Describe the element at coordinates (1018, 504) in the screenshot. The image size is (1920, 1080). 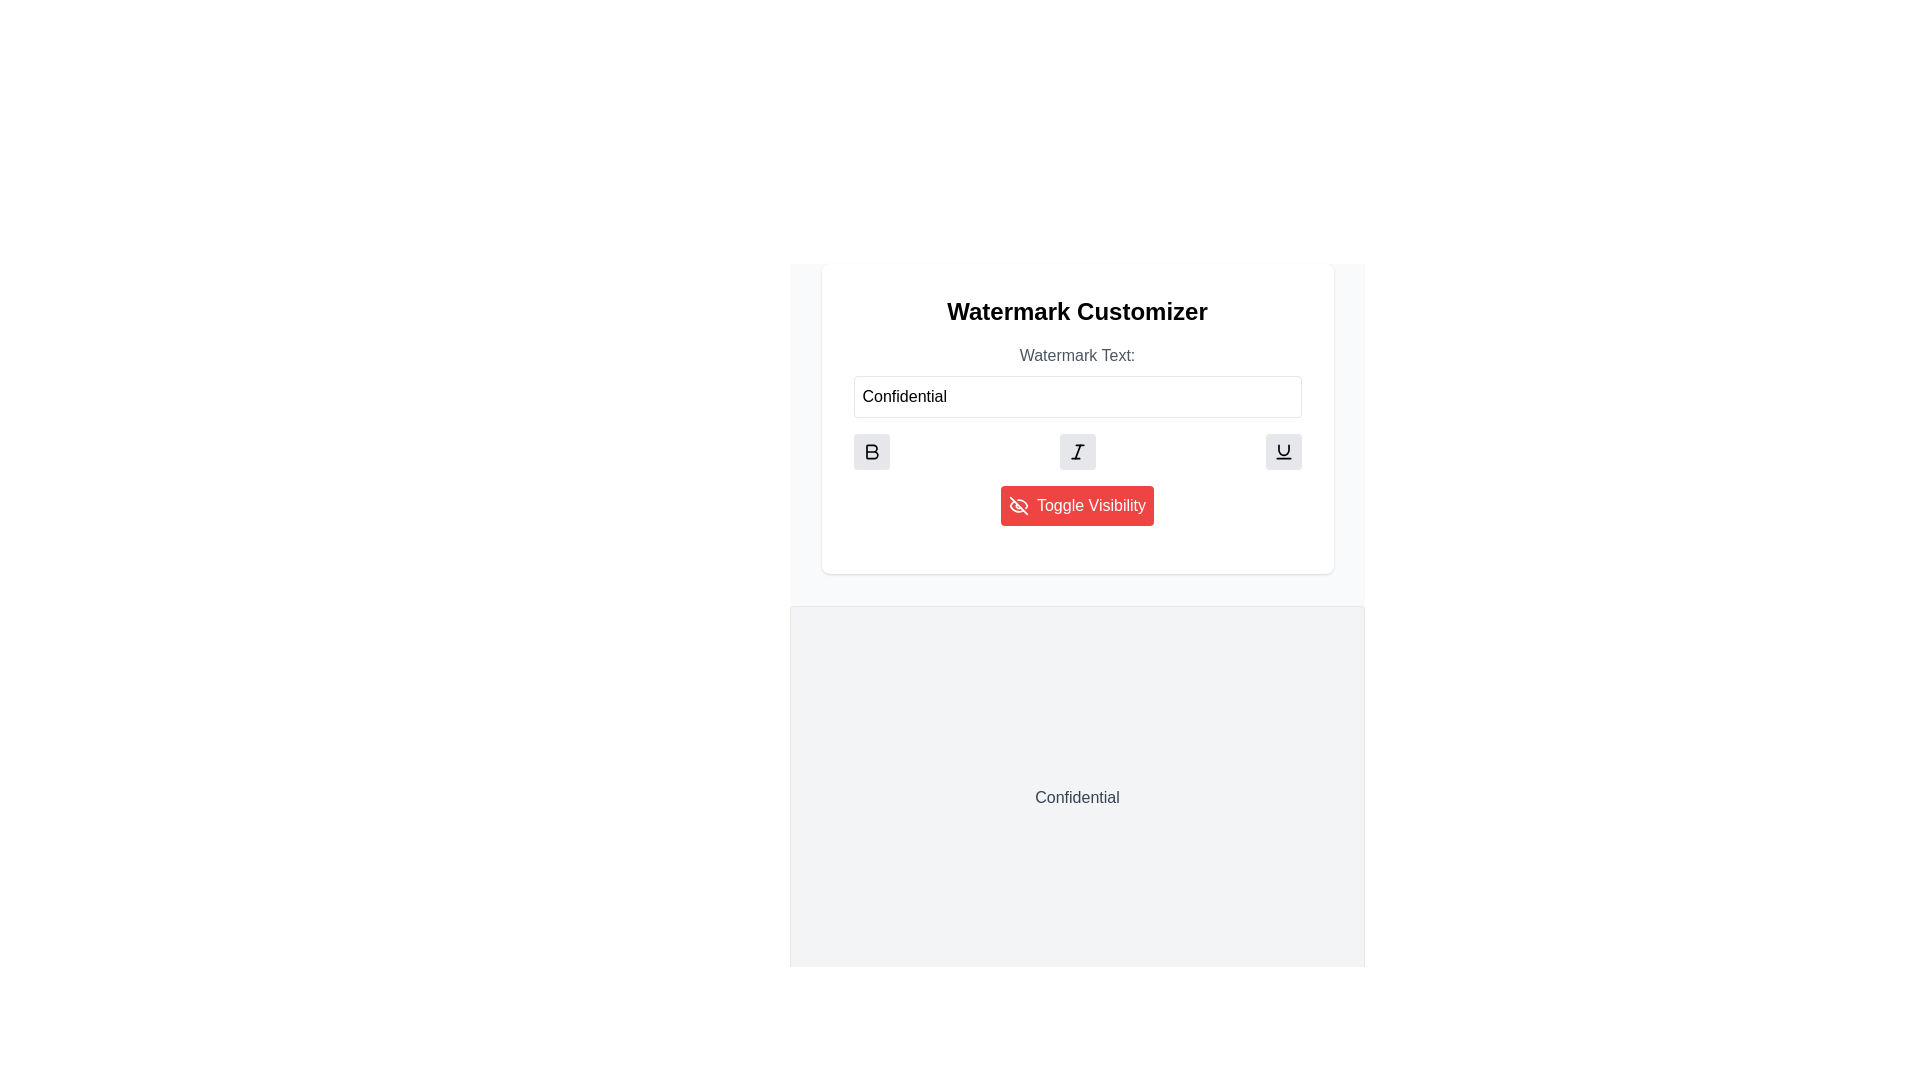
I see `the crossed-out eye icon with a red background located within the 'Toggle Visibility' button` at that location.